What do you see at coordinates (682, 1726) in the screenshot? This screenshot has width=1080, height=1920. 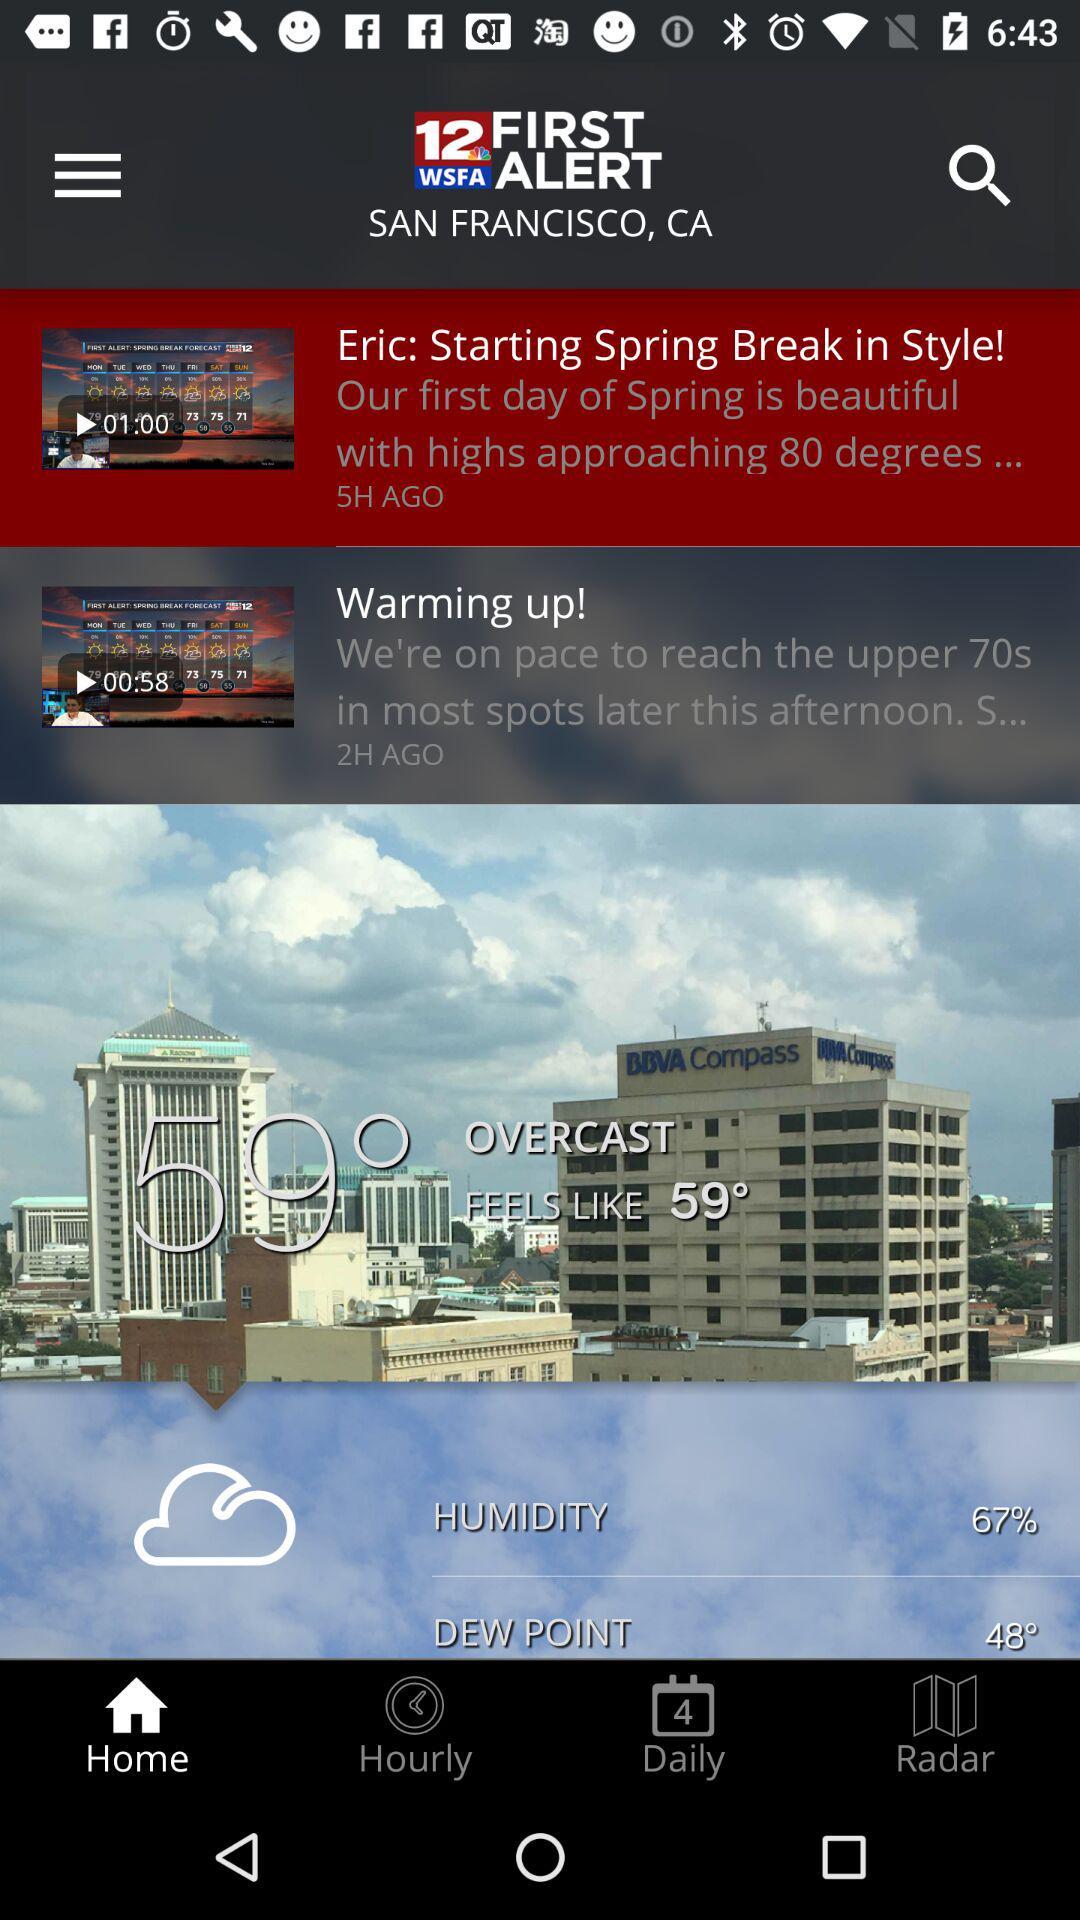 I see `item to the right of hourly radio button` at bounding box center [682, 1726].